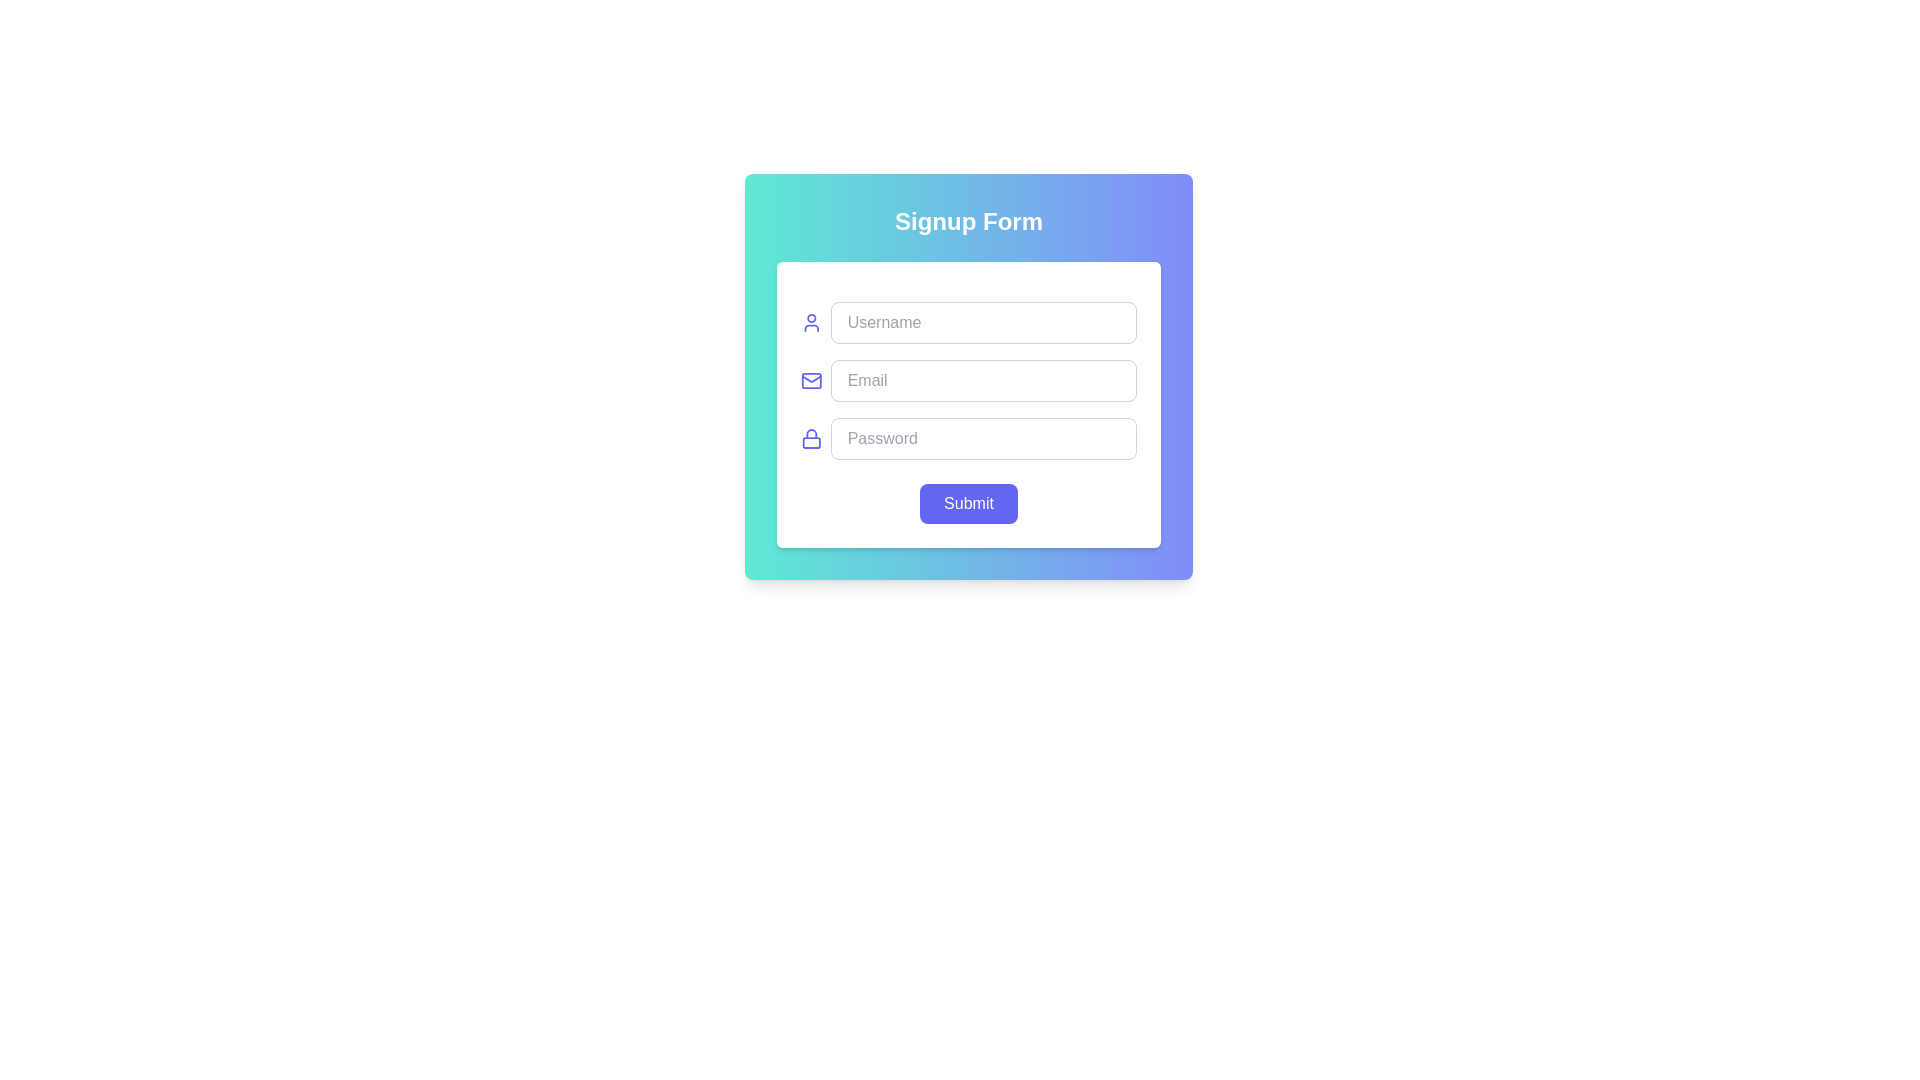  I want to click on the username input field located in the upper section of the signup form to focus on it, so click(983, 322).